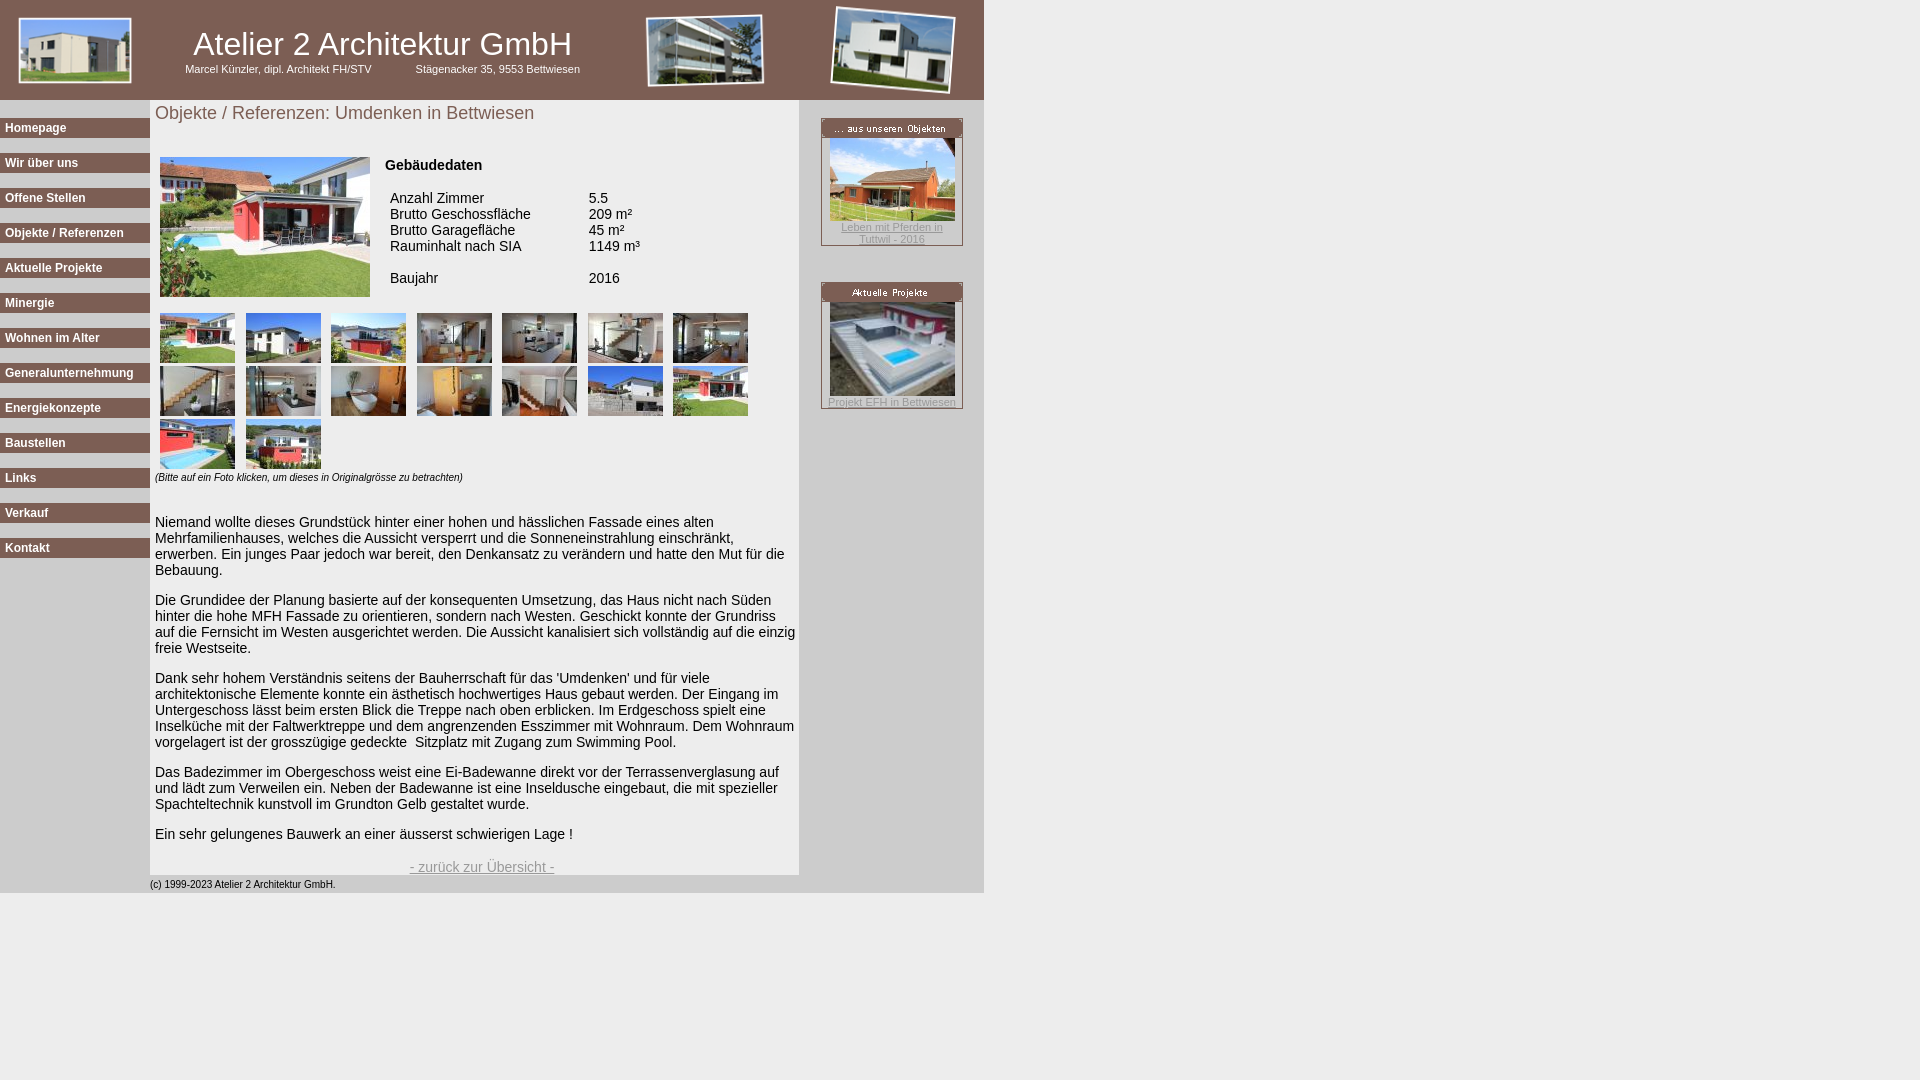  What do you see at coordinates (53, 266) in the screenshot?
I see `'Aktuelle Projekte'` at bounding box center [53, 266].